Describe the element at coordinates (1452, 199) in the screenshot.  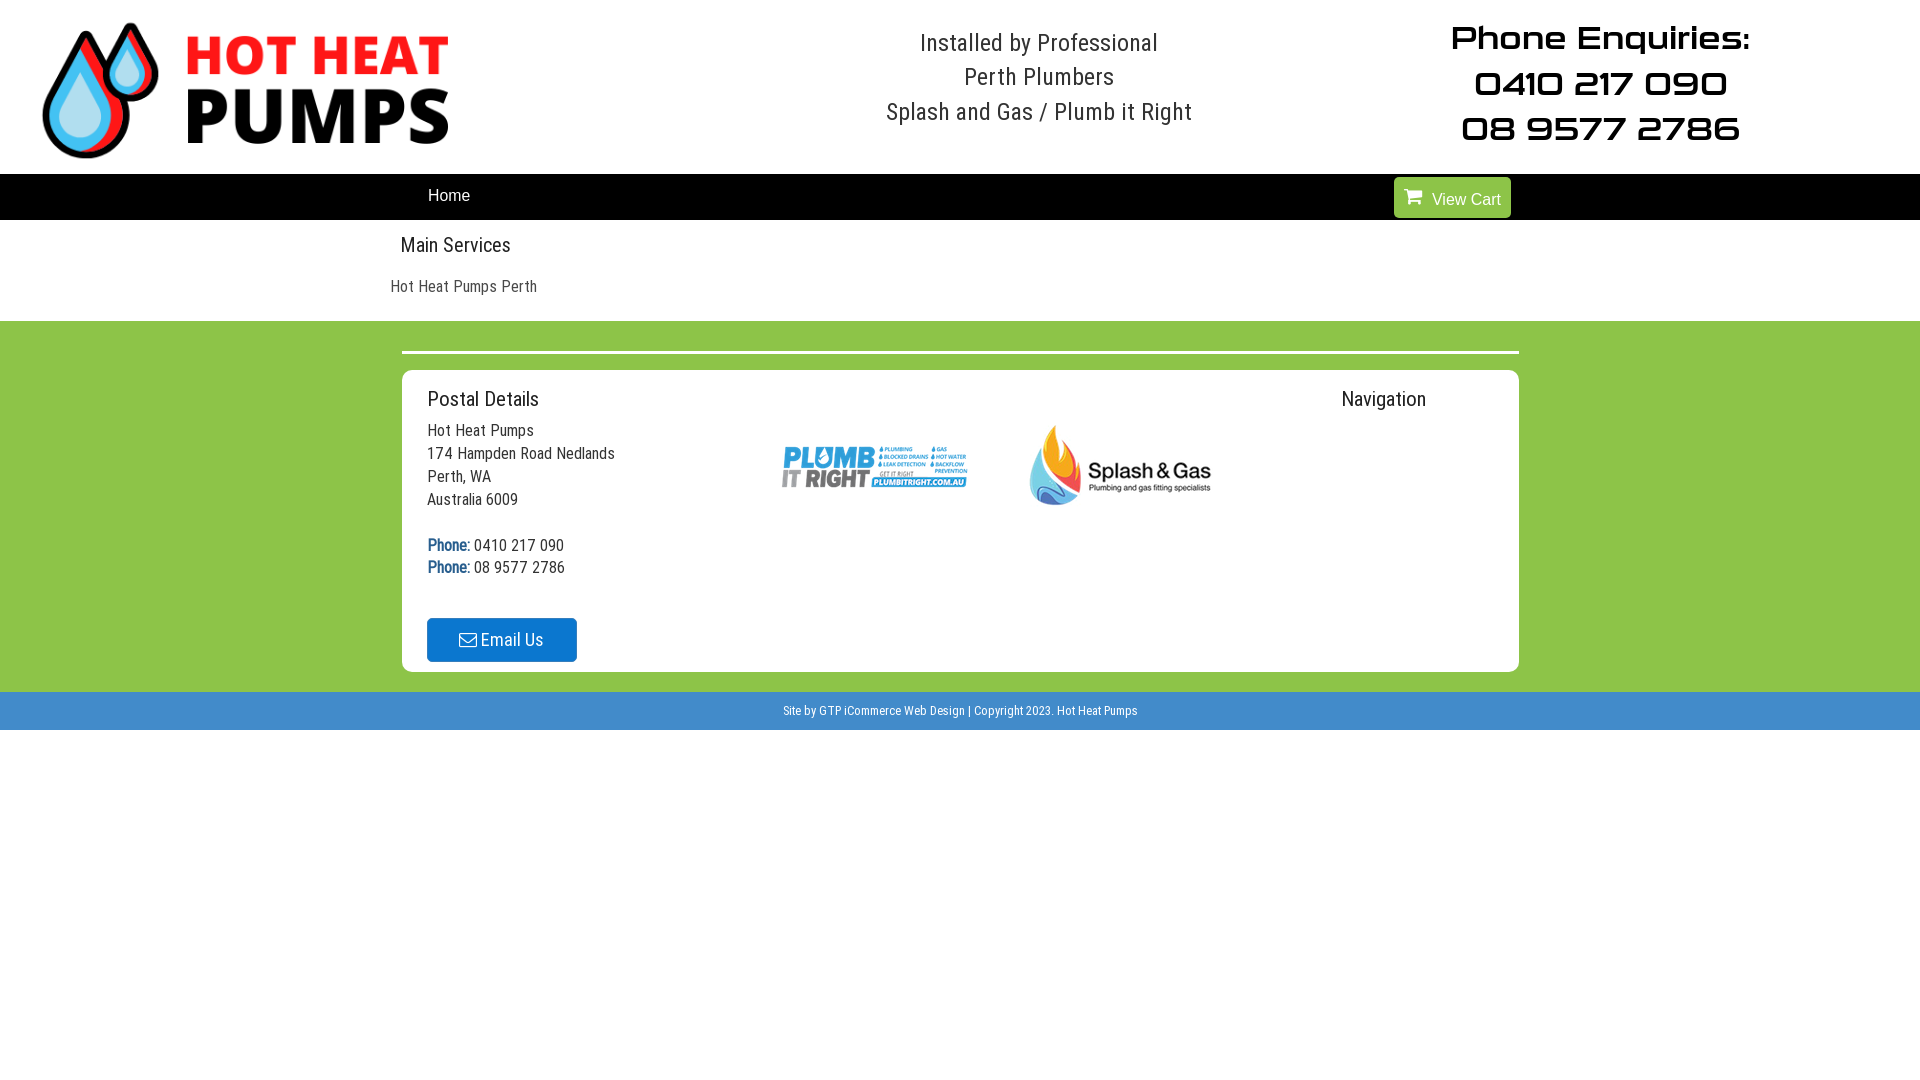
I see `'View Cart'` at that location.